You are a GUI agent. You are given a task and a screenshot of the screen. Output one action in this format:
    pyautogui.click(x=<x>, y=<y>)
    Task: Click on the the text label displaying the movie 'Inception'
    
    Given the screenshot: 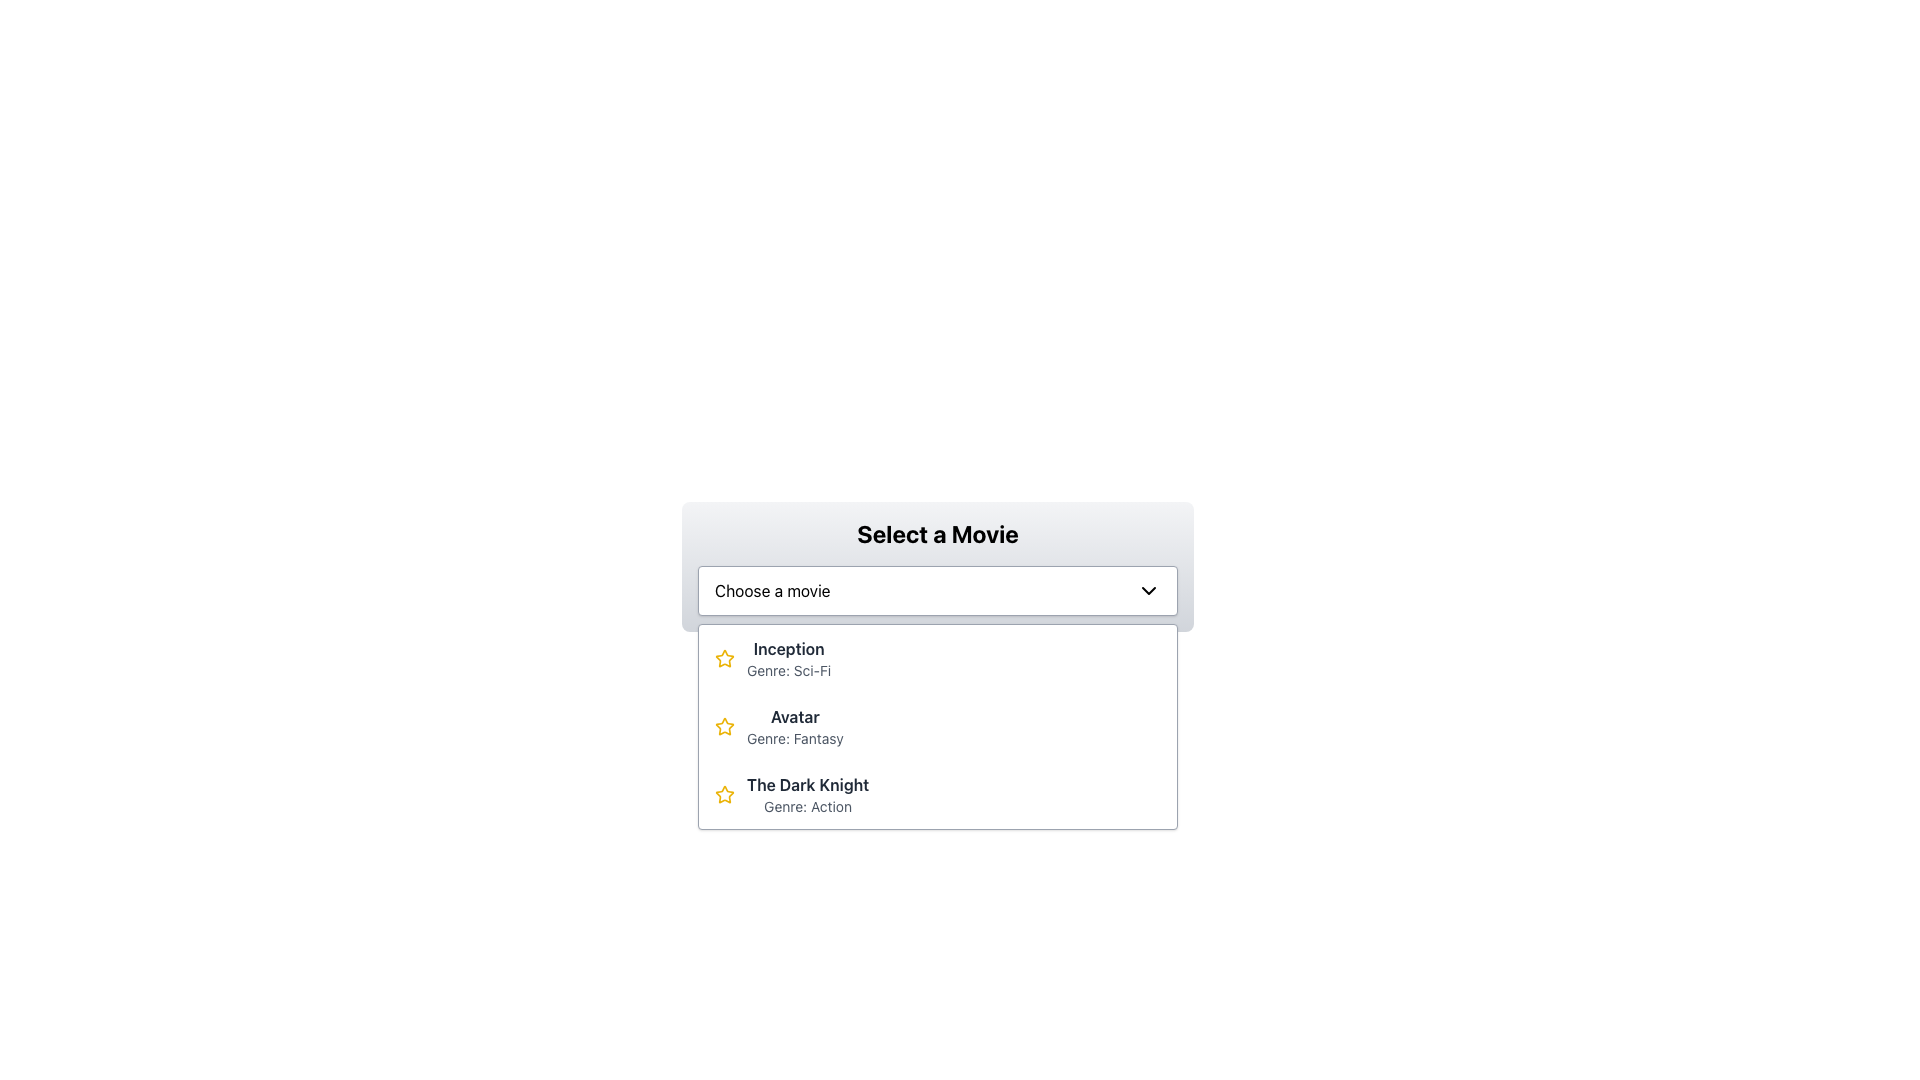 What is the action you would take?
    pyautogui.click(x=788, y=659)
    